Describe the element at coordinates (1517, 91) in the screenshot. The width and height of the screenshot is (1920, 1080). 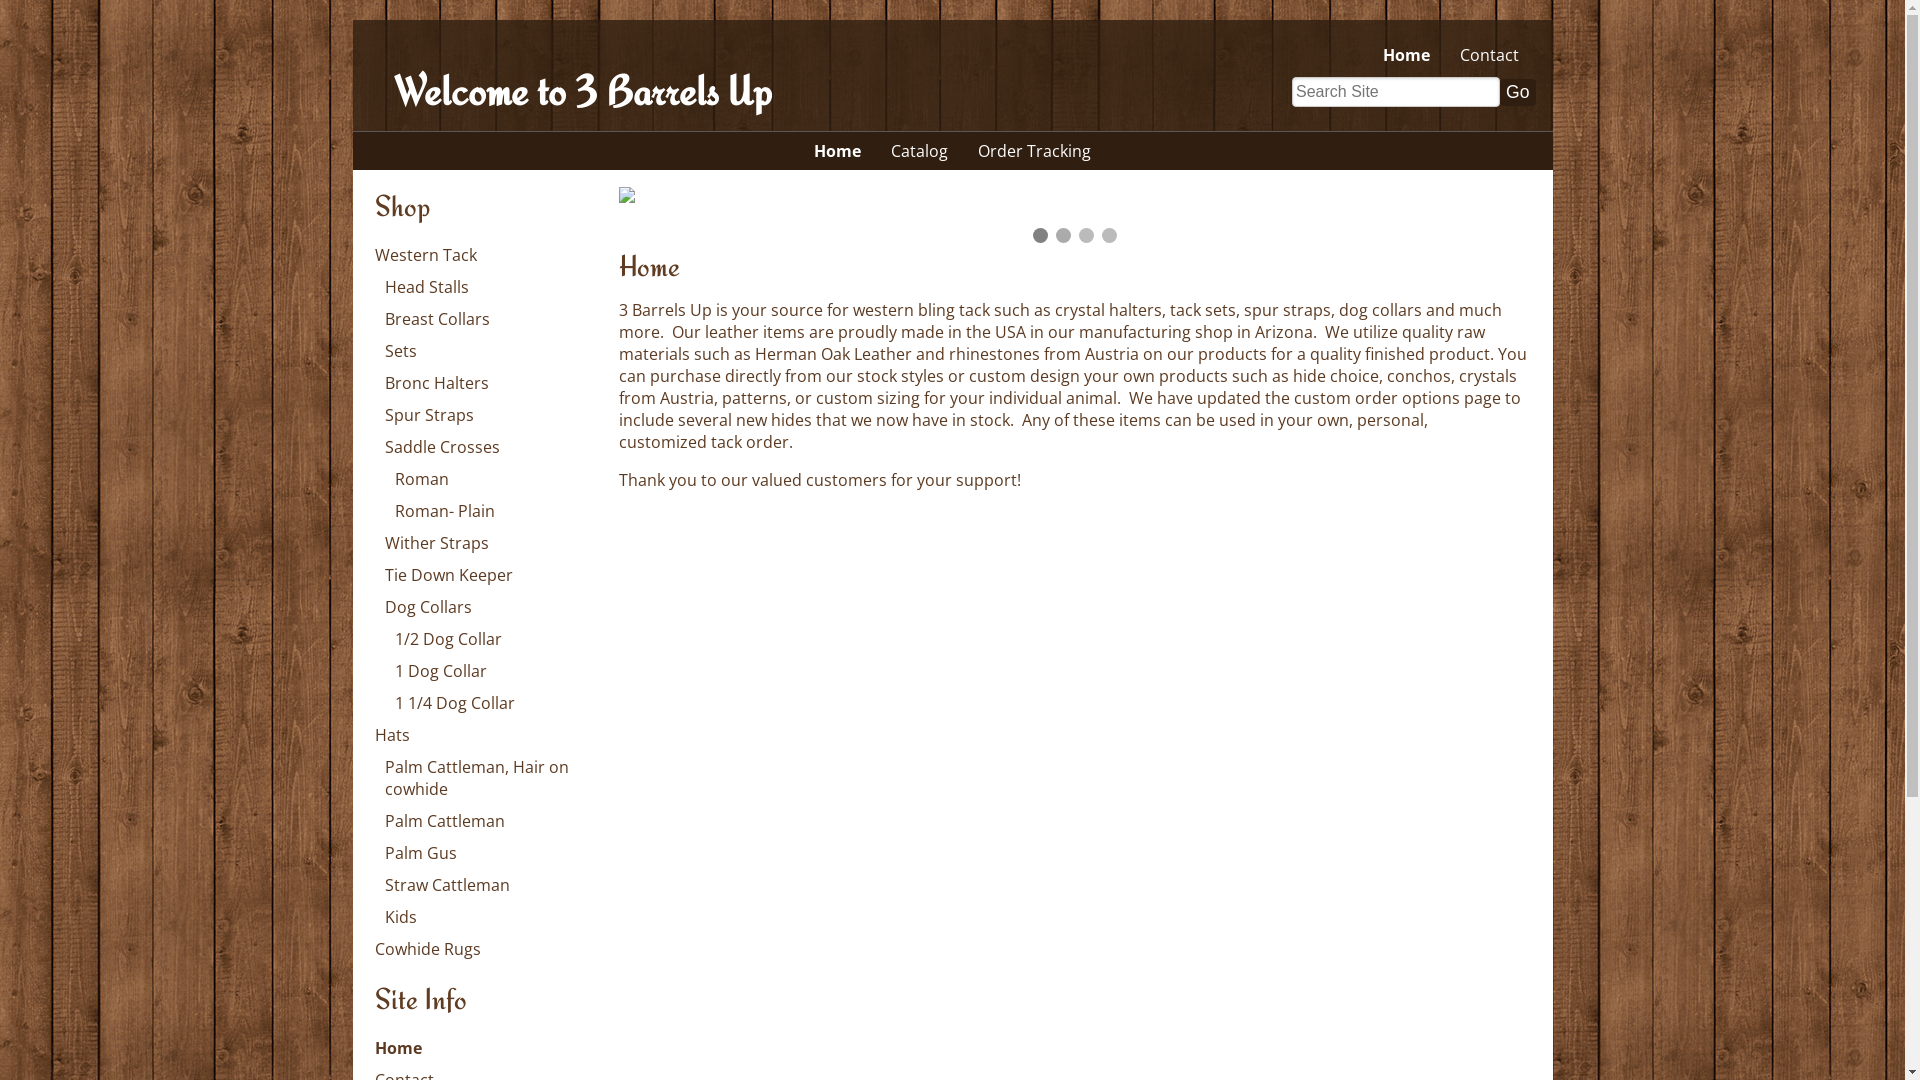
I see `'Go'` at that location.